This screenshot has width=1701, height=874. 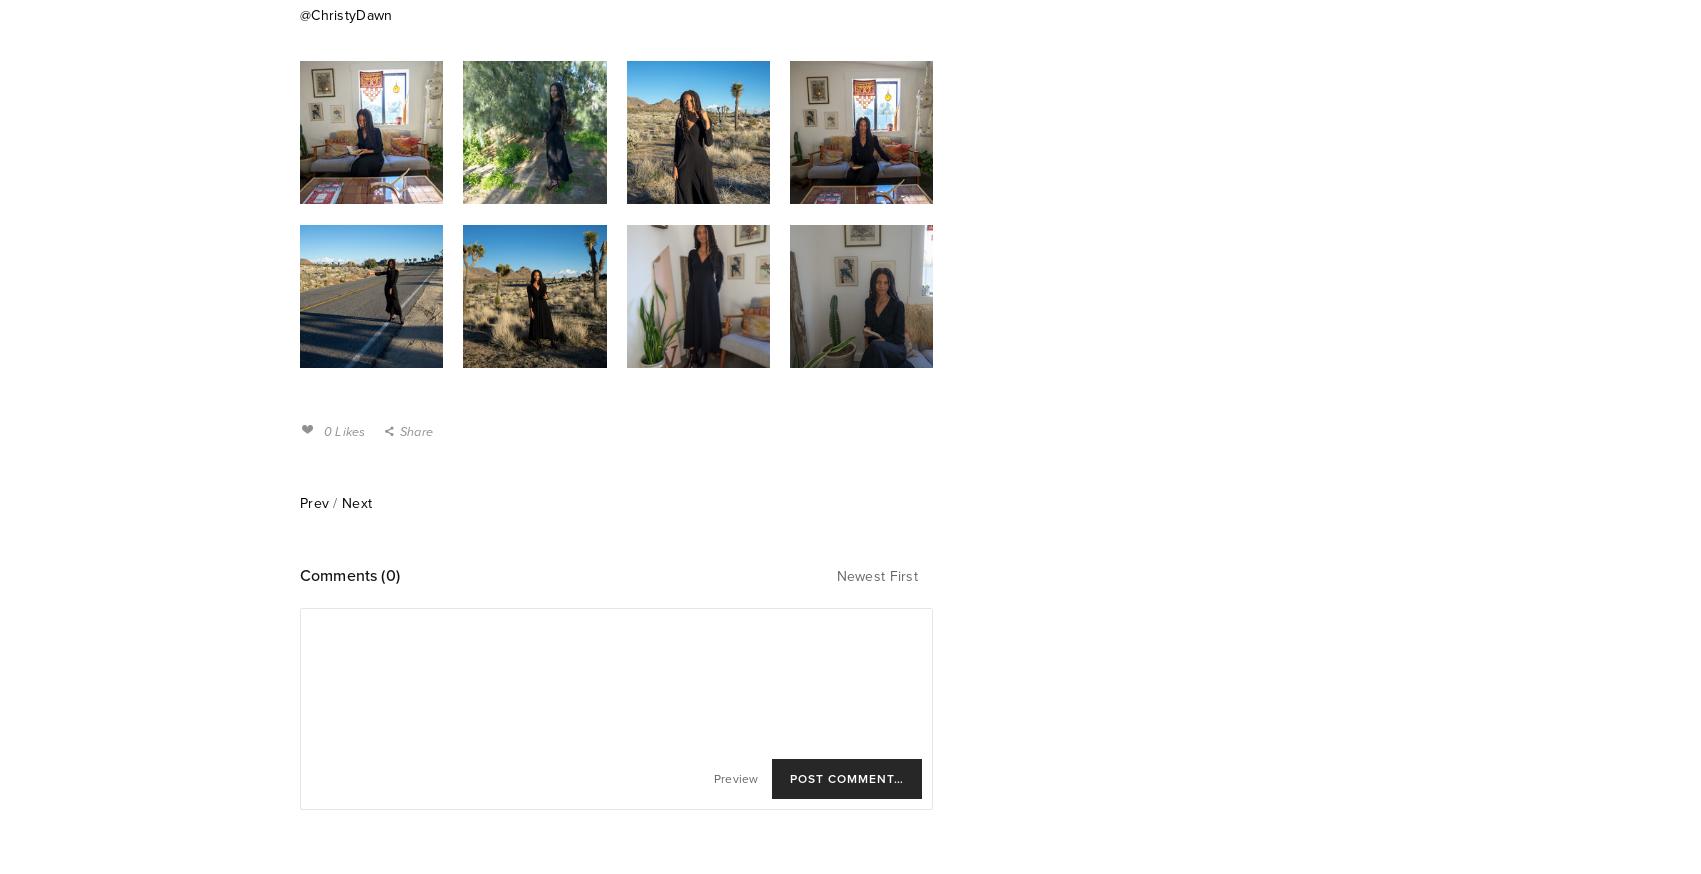 What do you see at coordinates (314, 502) in the screenshot?
I see `'Prev'` at bounding box center [314, 502].